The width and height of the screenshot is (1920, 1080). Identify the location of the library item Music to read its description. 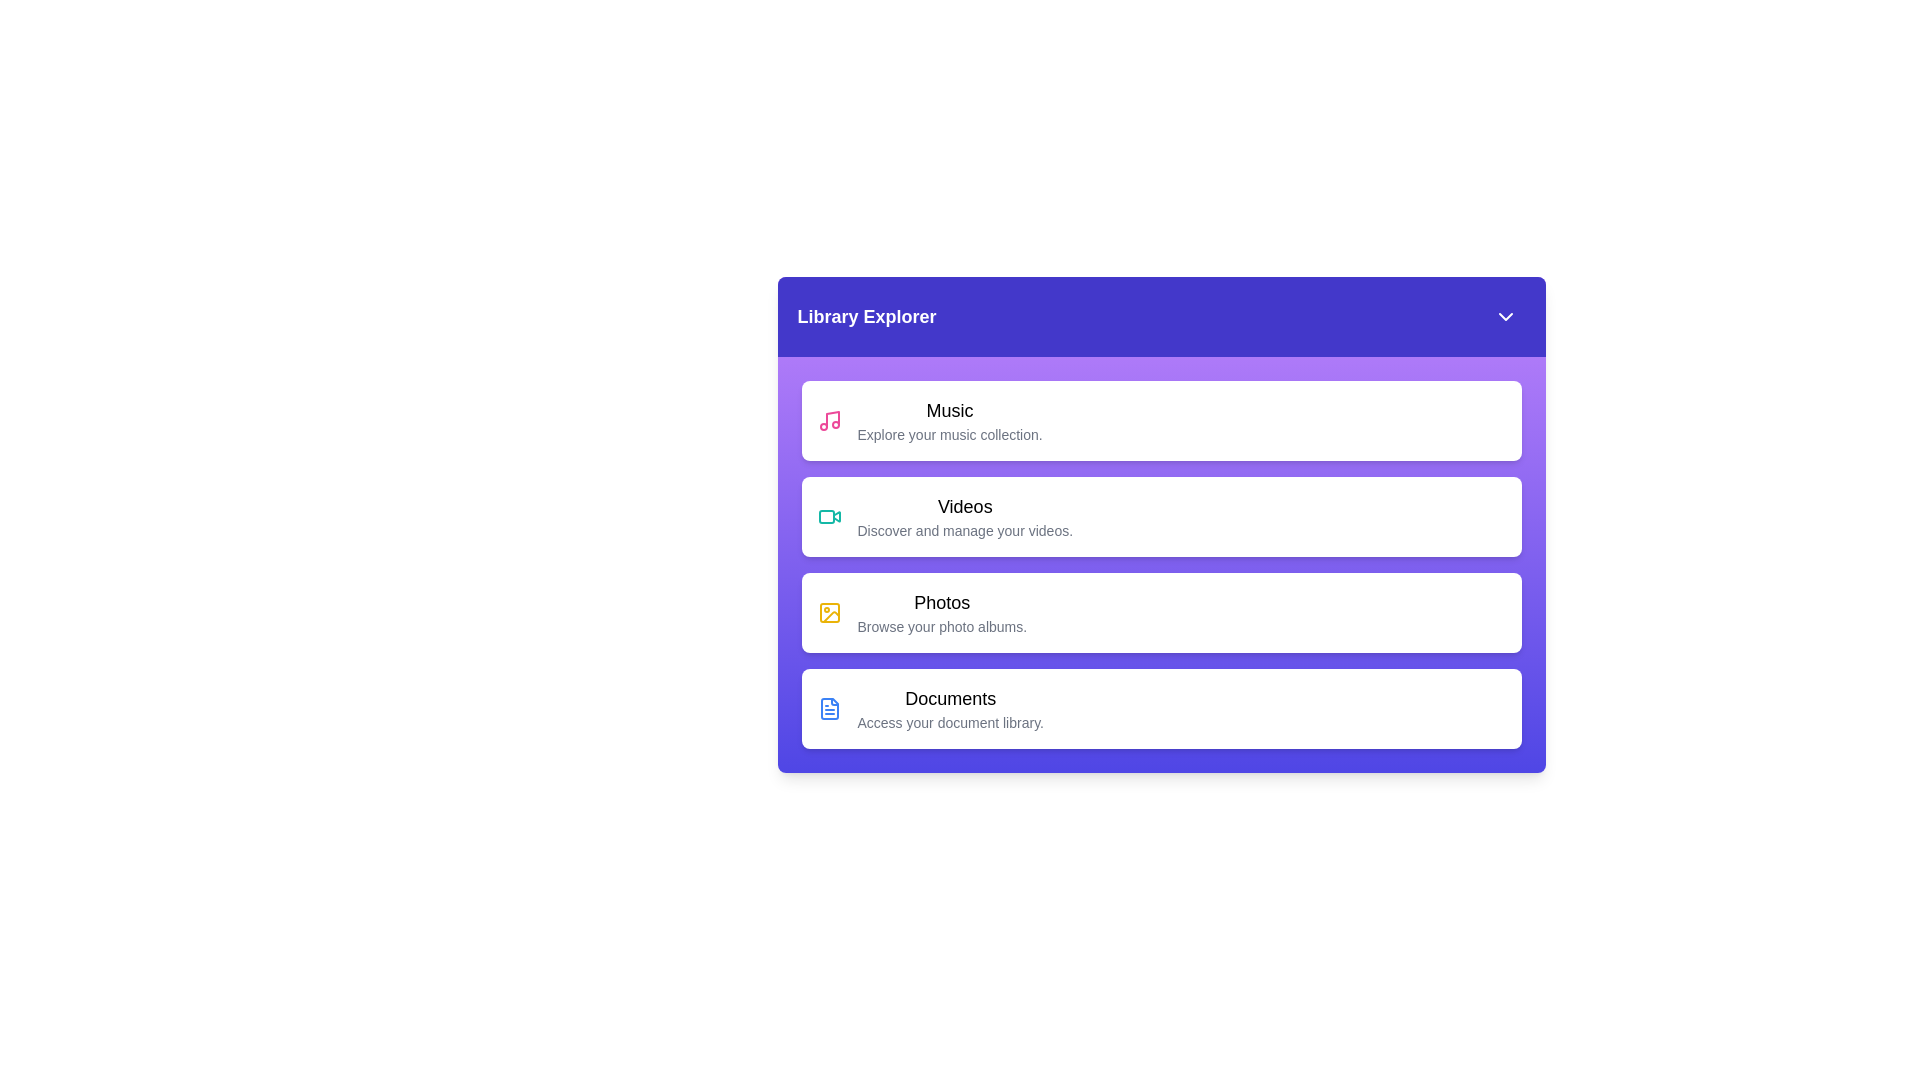
(1161, 419).